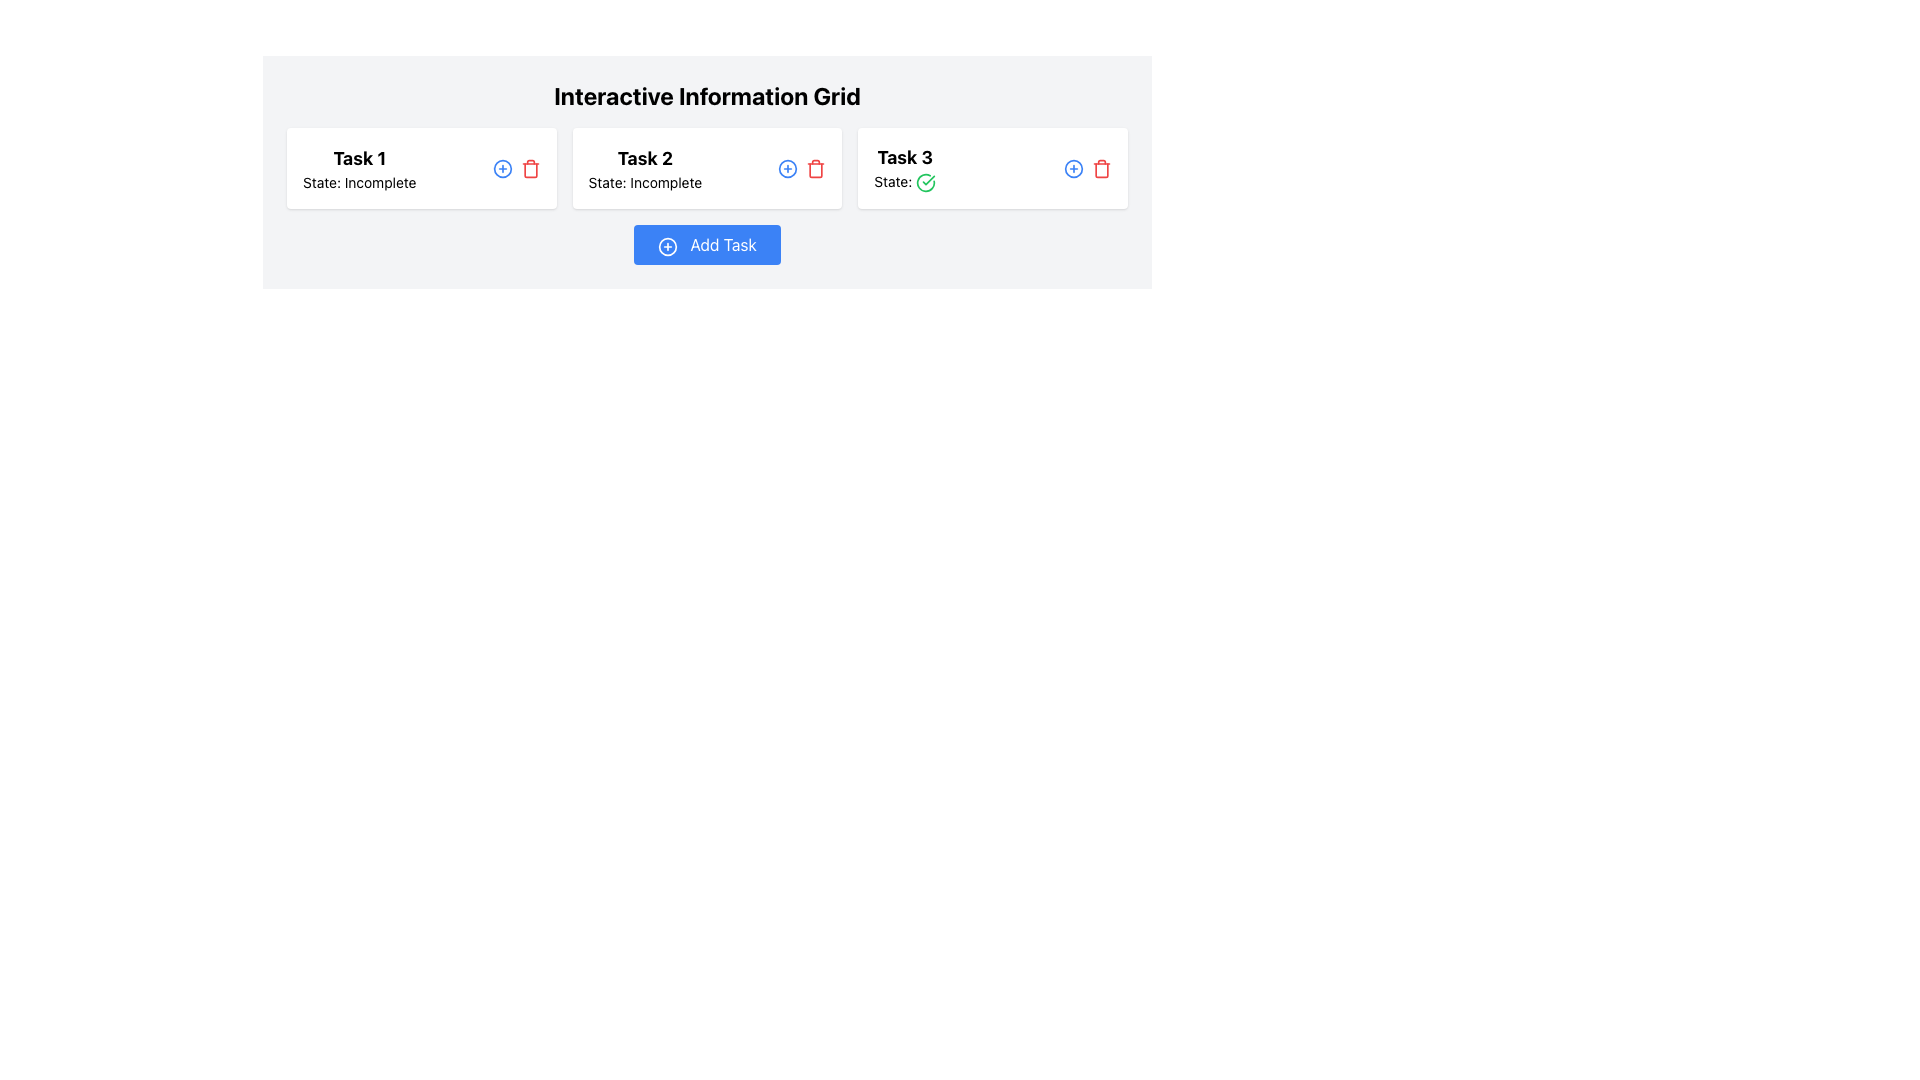  What do you see at coordinates (925, 183) in the screenshot?
I see `the circular green icon with a check mark inside it, located to the right of the text 'State:' within the 'Task 3' box` at bounding box center [925, 183].